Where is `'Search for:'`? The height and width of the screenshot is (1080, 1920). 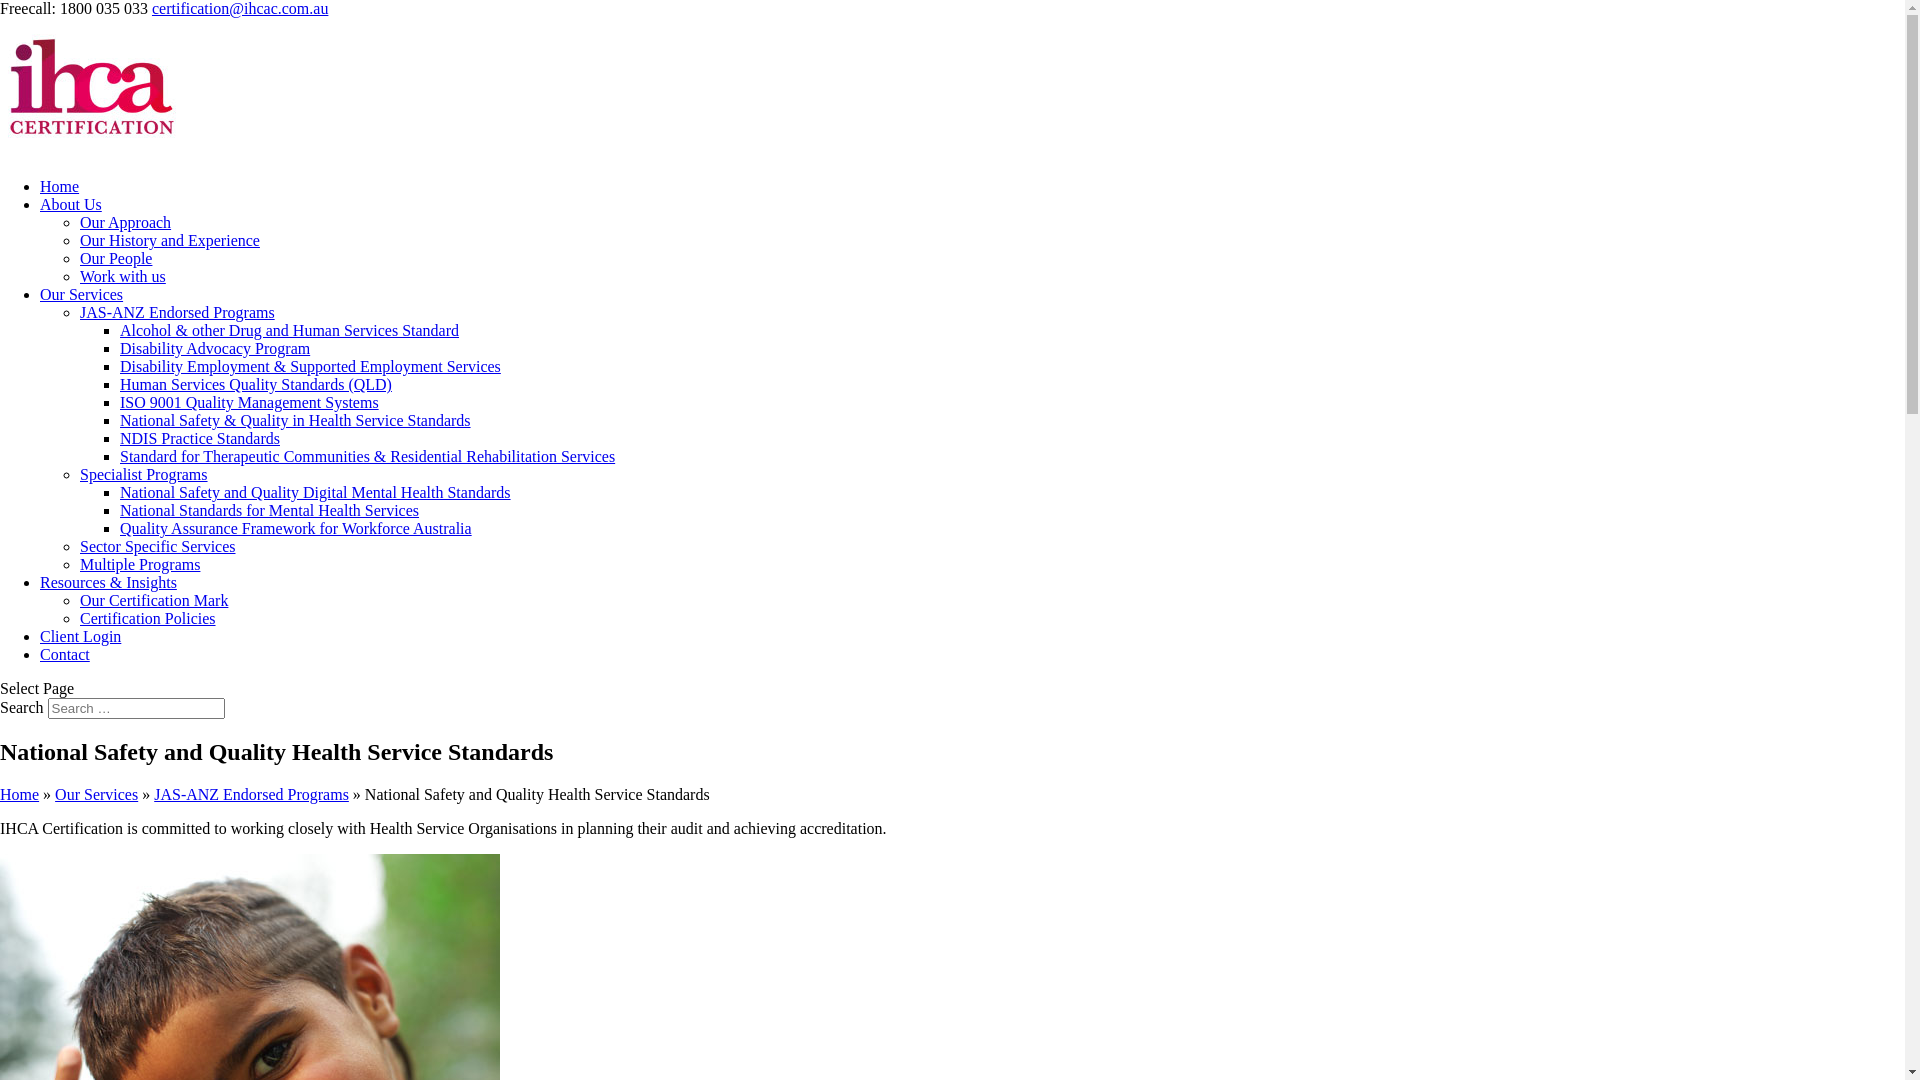
'Search for:' is located at coordinates (135, 707).